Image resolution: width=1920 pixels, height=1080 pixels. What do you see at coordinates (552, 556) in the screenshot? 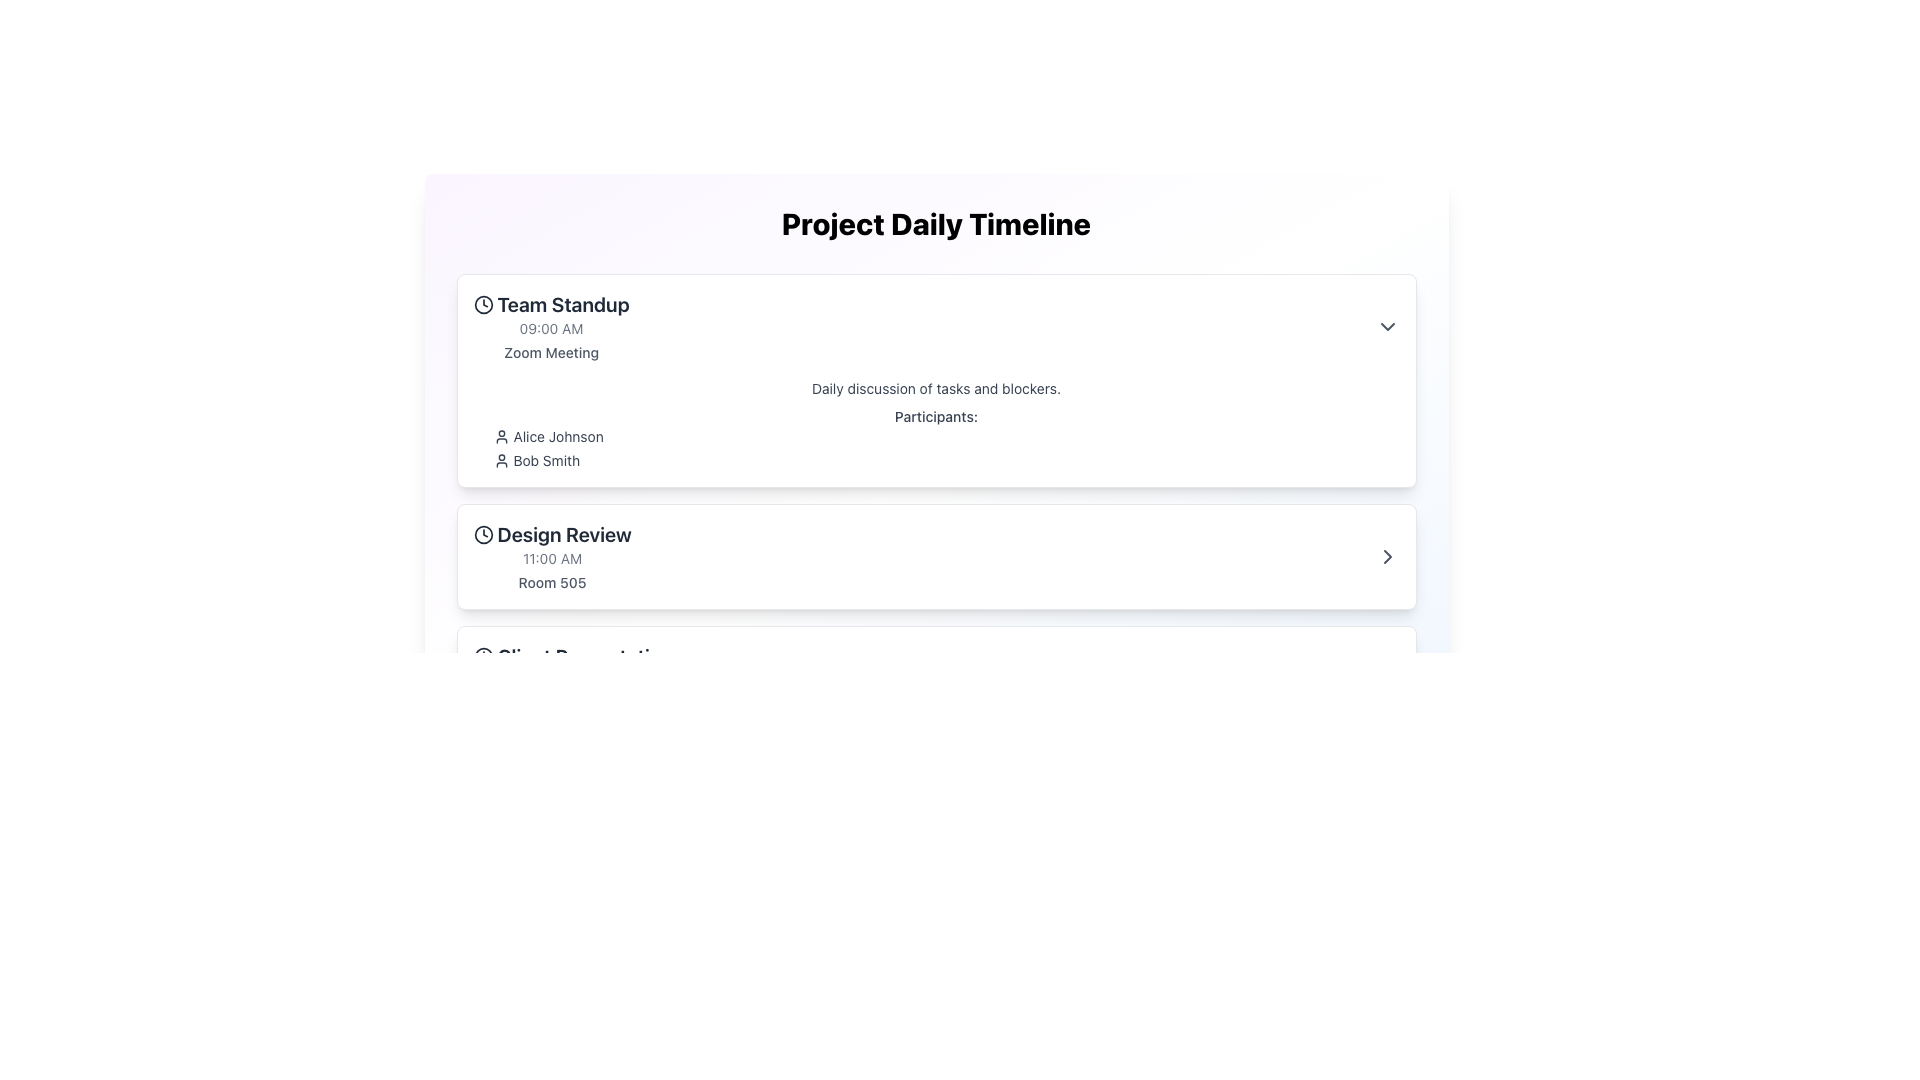
I see `the 'Design Review' card element` at bounding box center [552, 556].